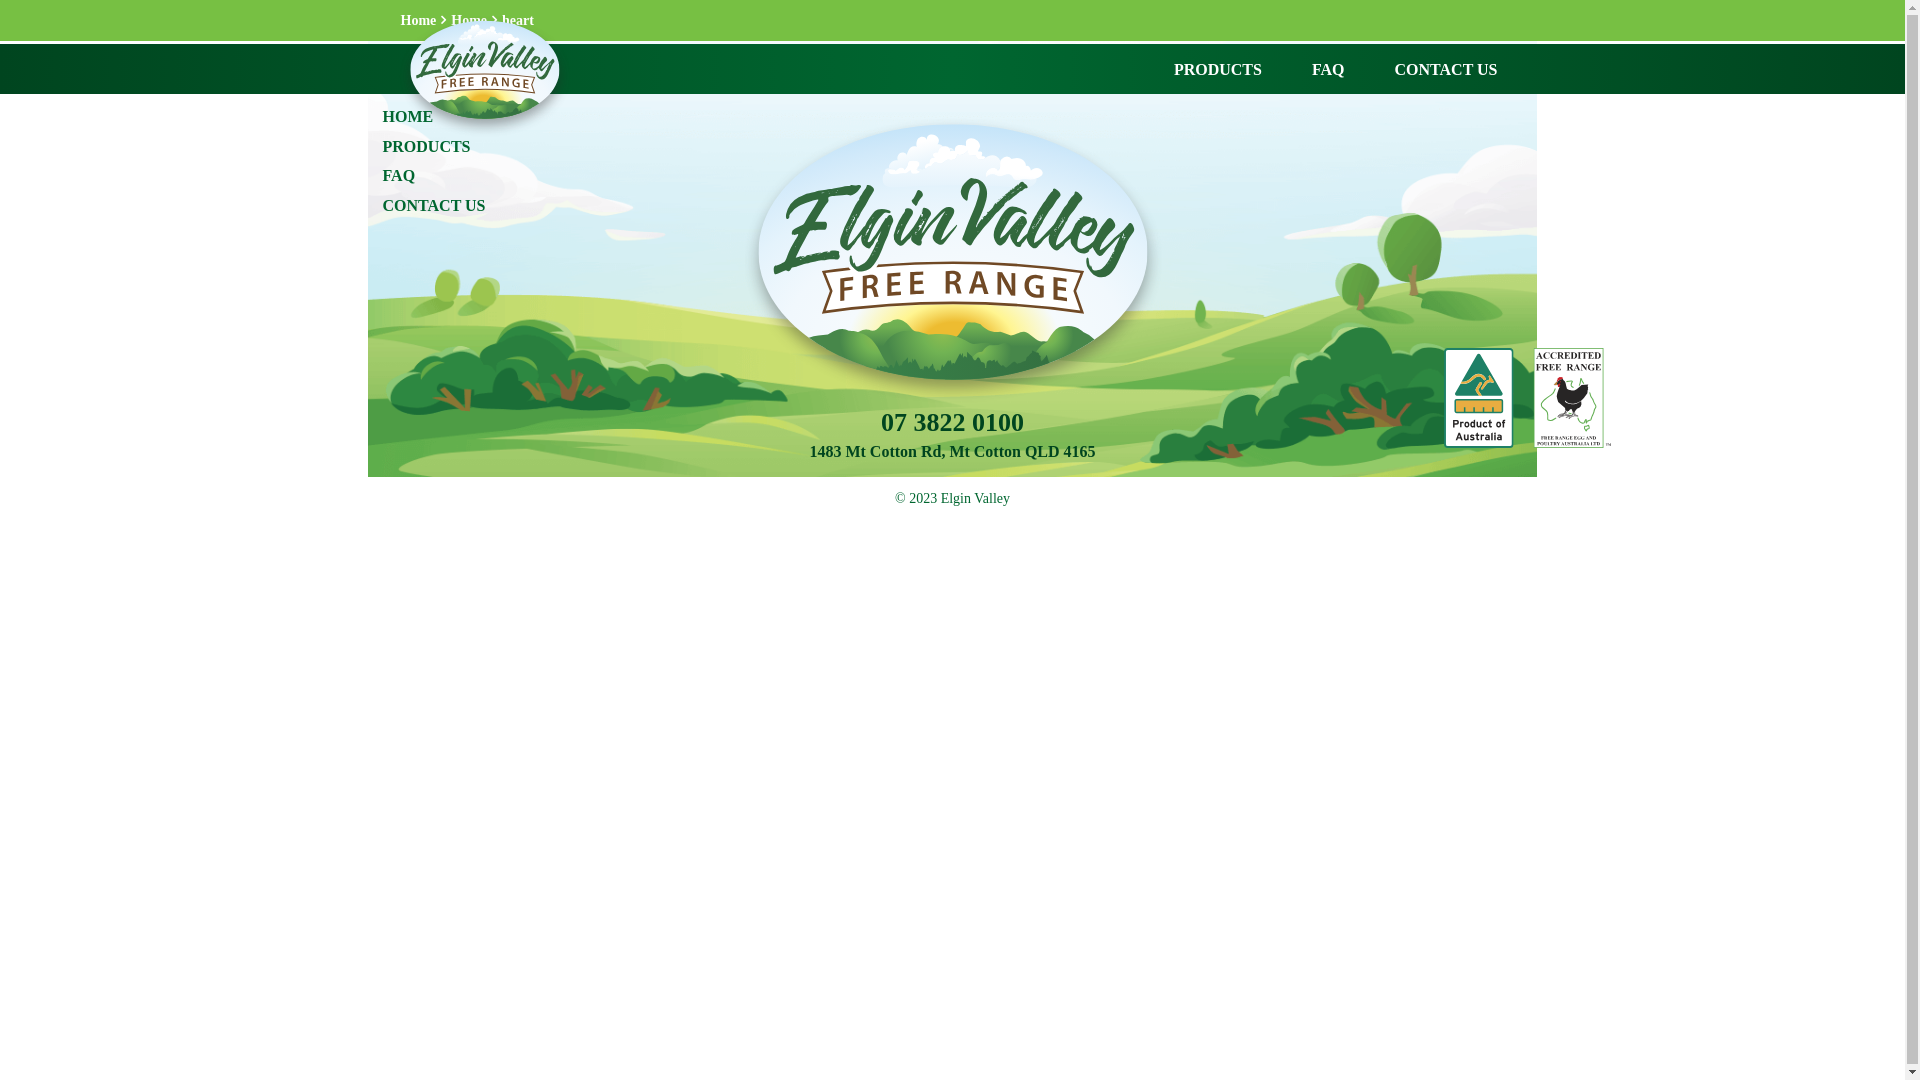 Image resolution: width=1920 pixels, height=1080 pixels. Describe the element at coordinates (432, 205) in the screenshot. I see `'CONTACT US'` at that location.